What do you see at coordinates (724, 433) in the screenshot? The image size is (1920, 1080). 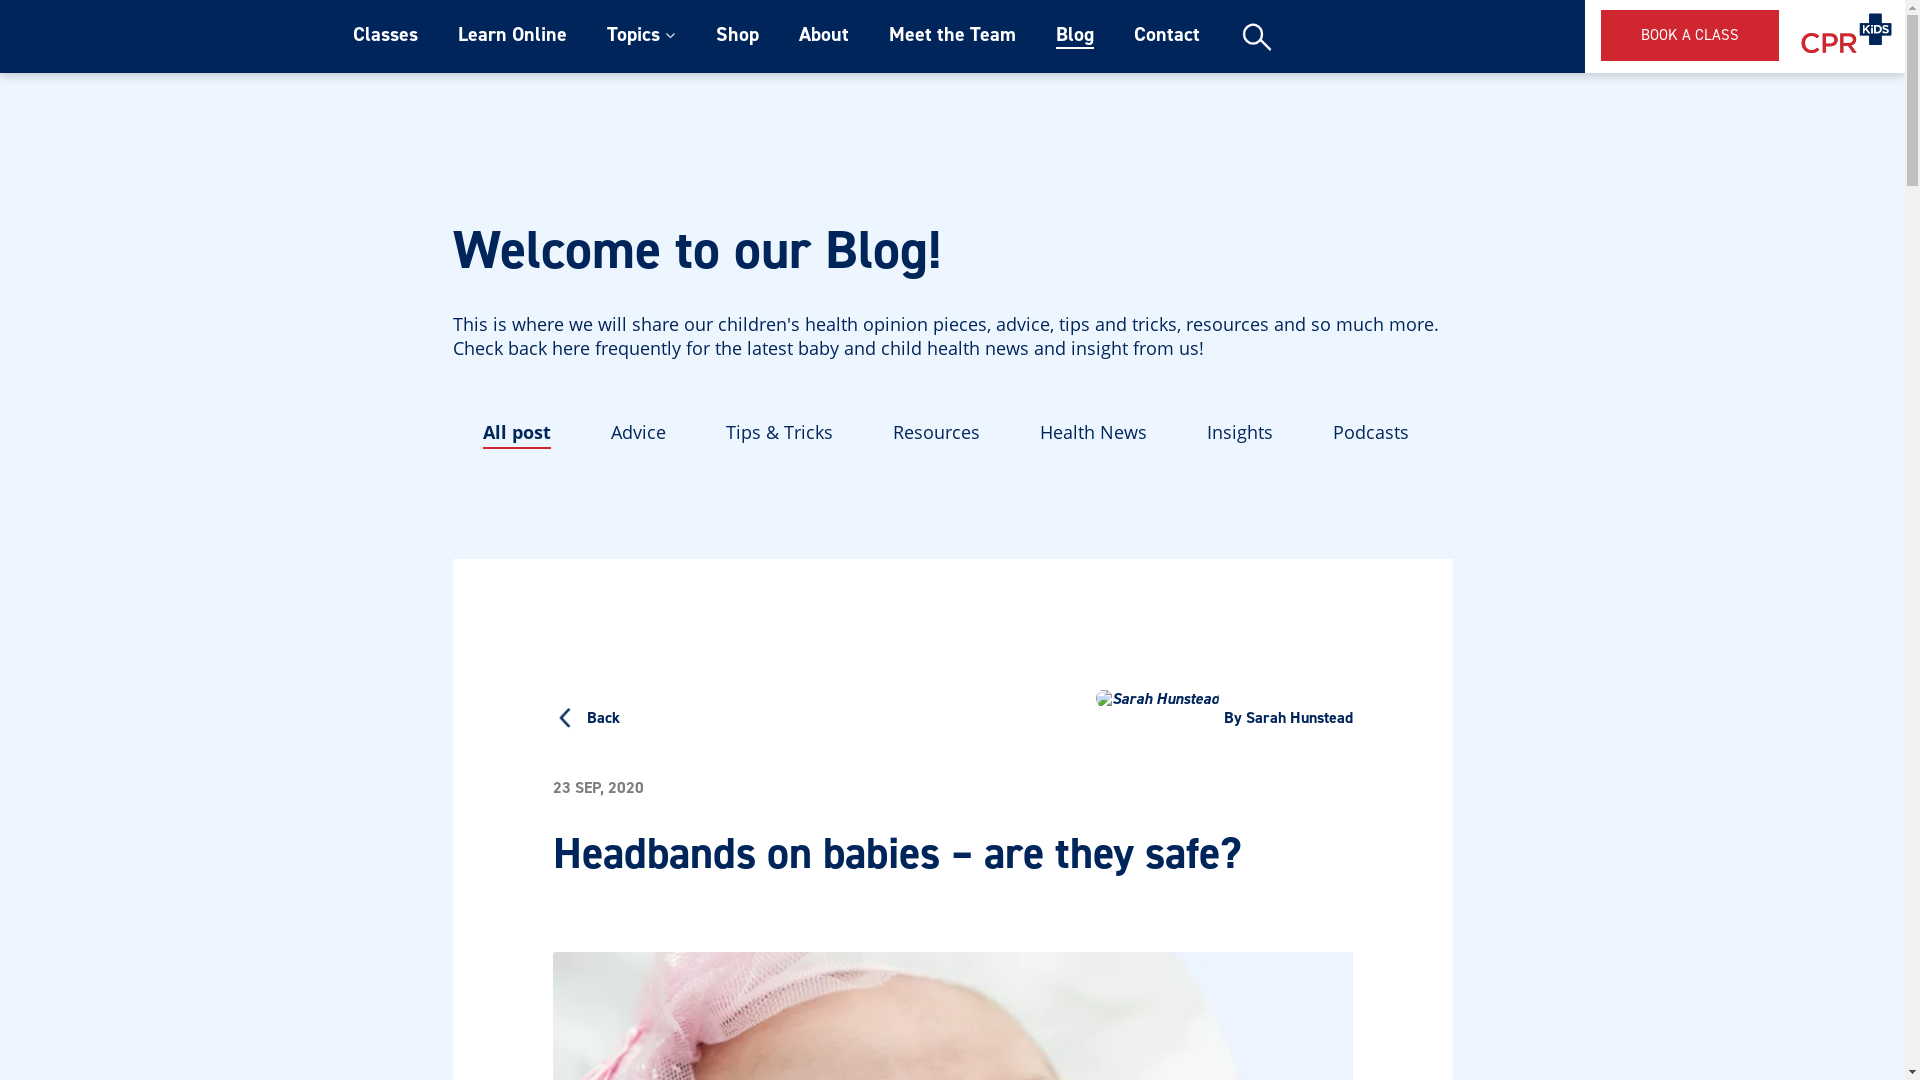 I see `'Tips & Tricks'` at bounding box center [724, 433].